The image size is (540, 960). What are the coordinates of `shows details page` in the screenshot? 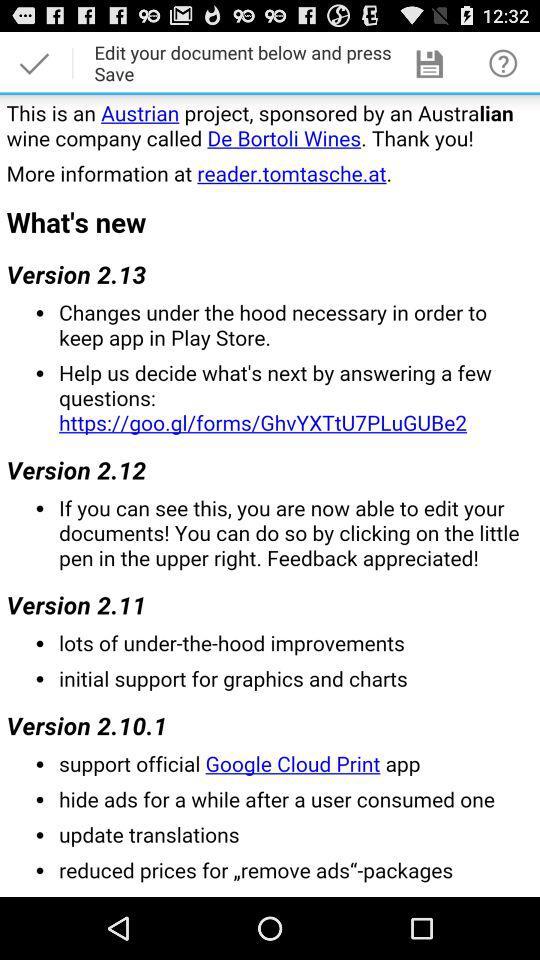 It's located at (270, 494).